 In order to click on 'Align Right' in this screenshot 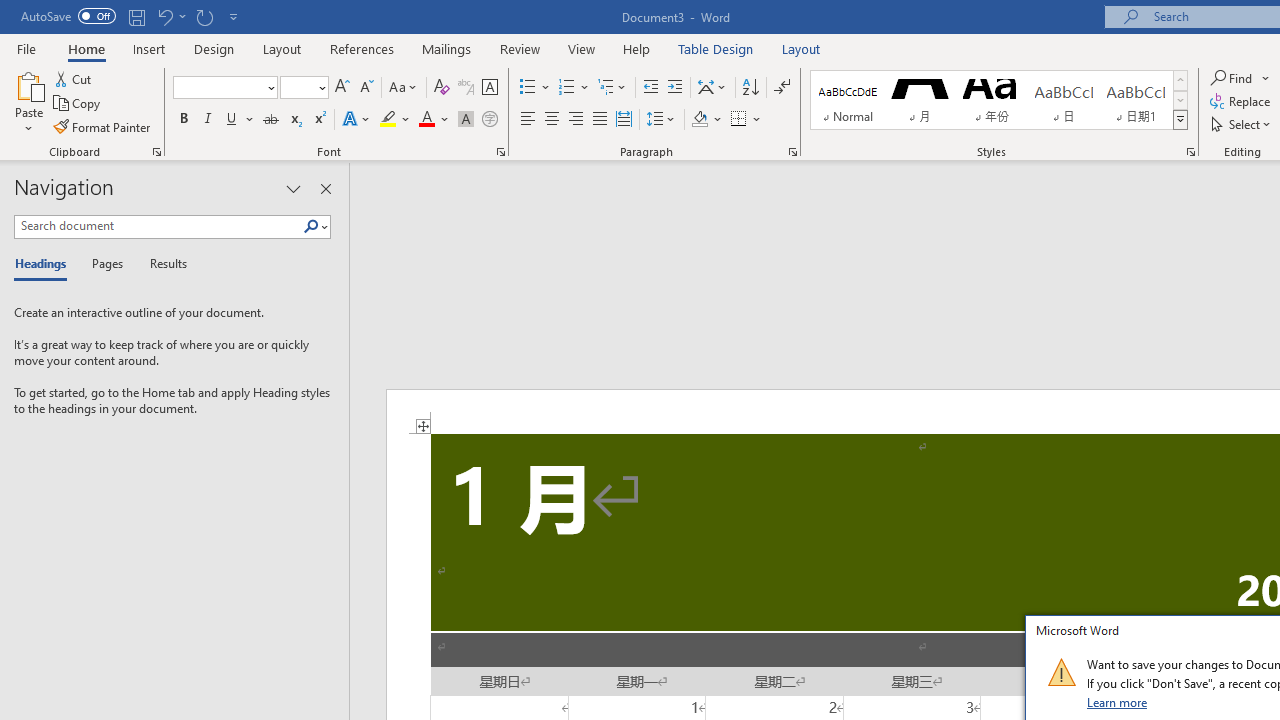, I will do `click(575, 119)`.